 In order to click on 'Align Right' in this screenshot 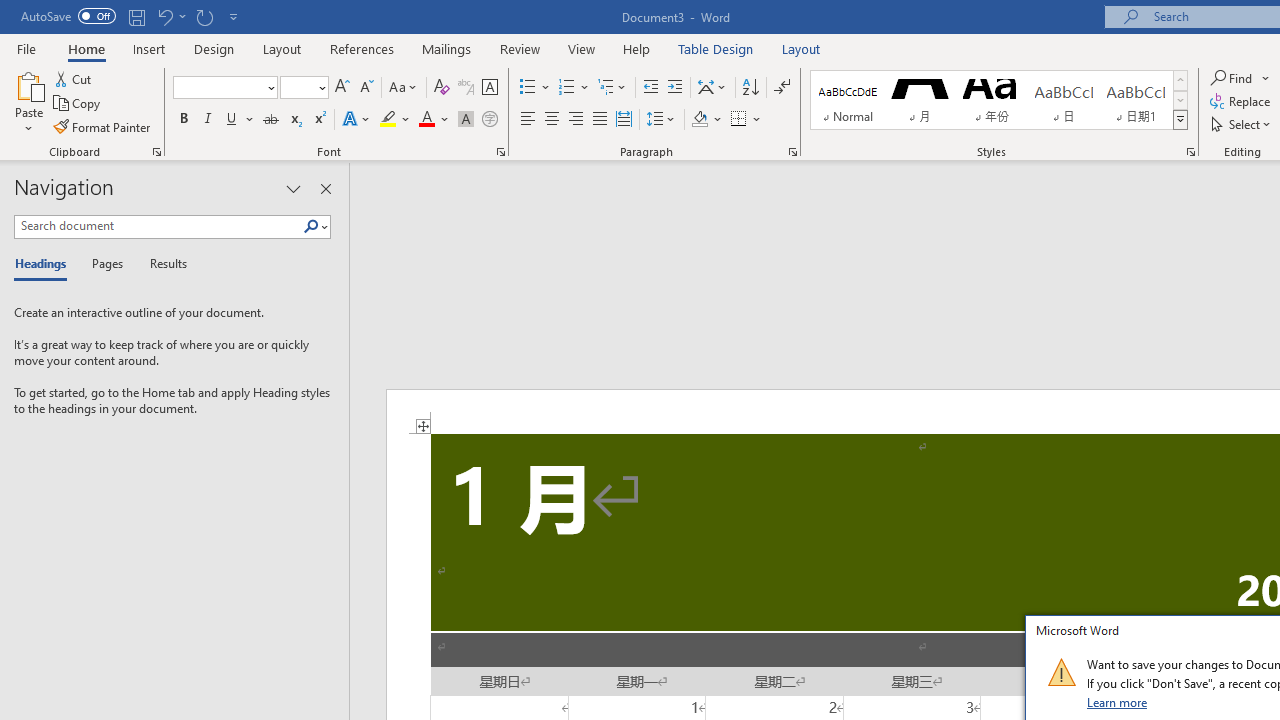, I will do `click(575, 119)`.